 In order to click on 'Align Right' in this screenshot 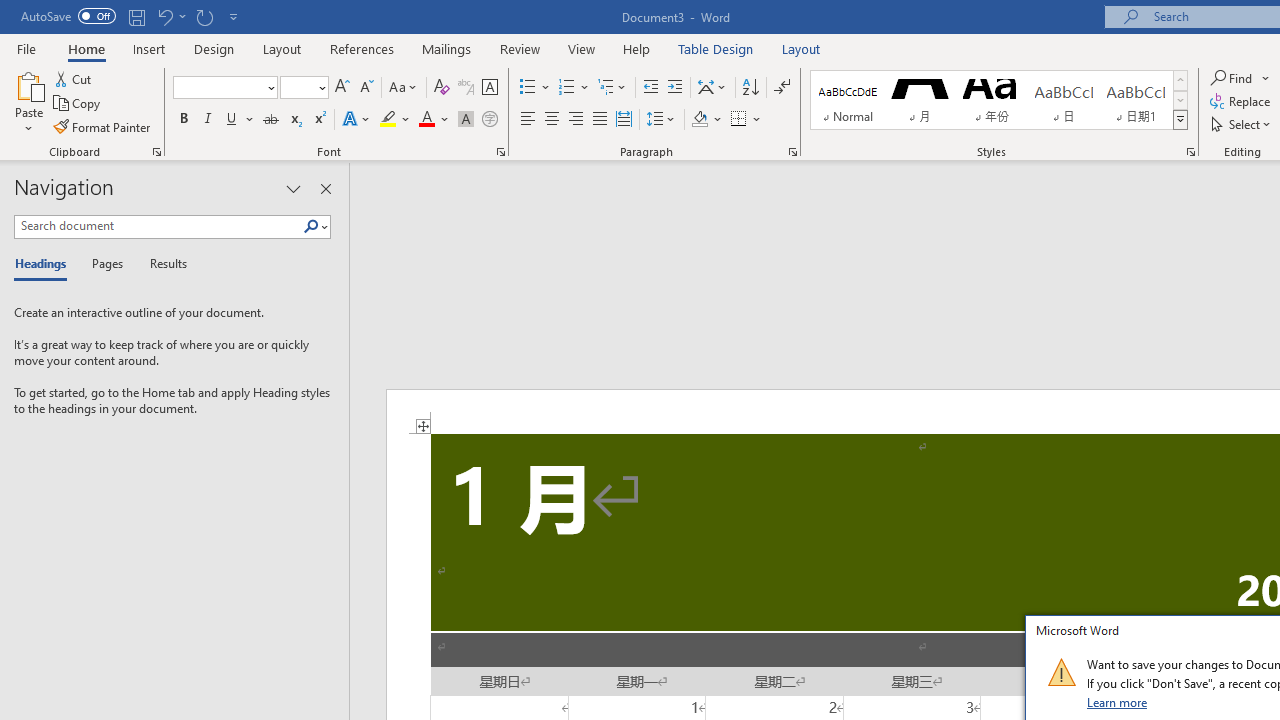, I will do `click(575, 119)`.